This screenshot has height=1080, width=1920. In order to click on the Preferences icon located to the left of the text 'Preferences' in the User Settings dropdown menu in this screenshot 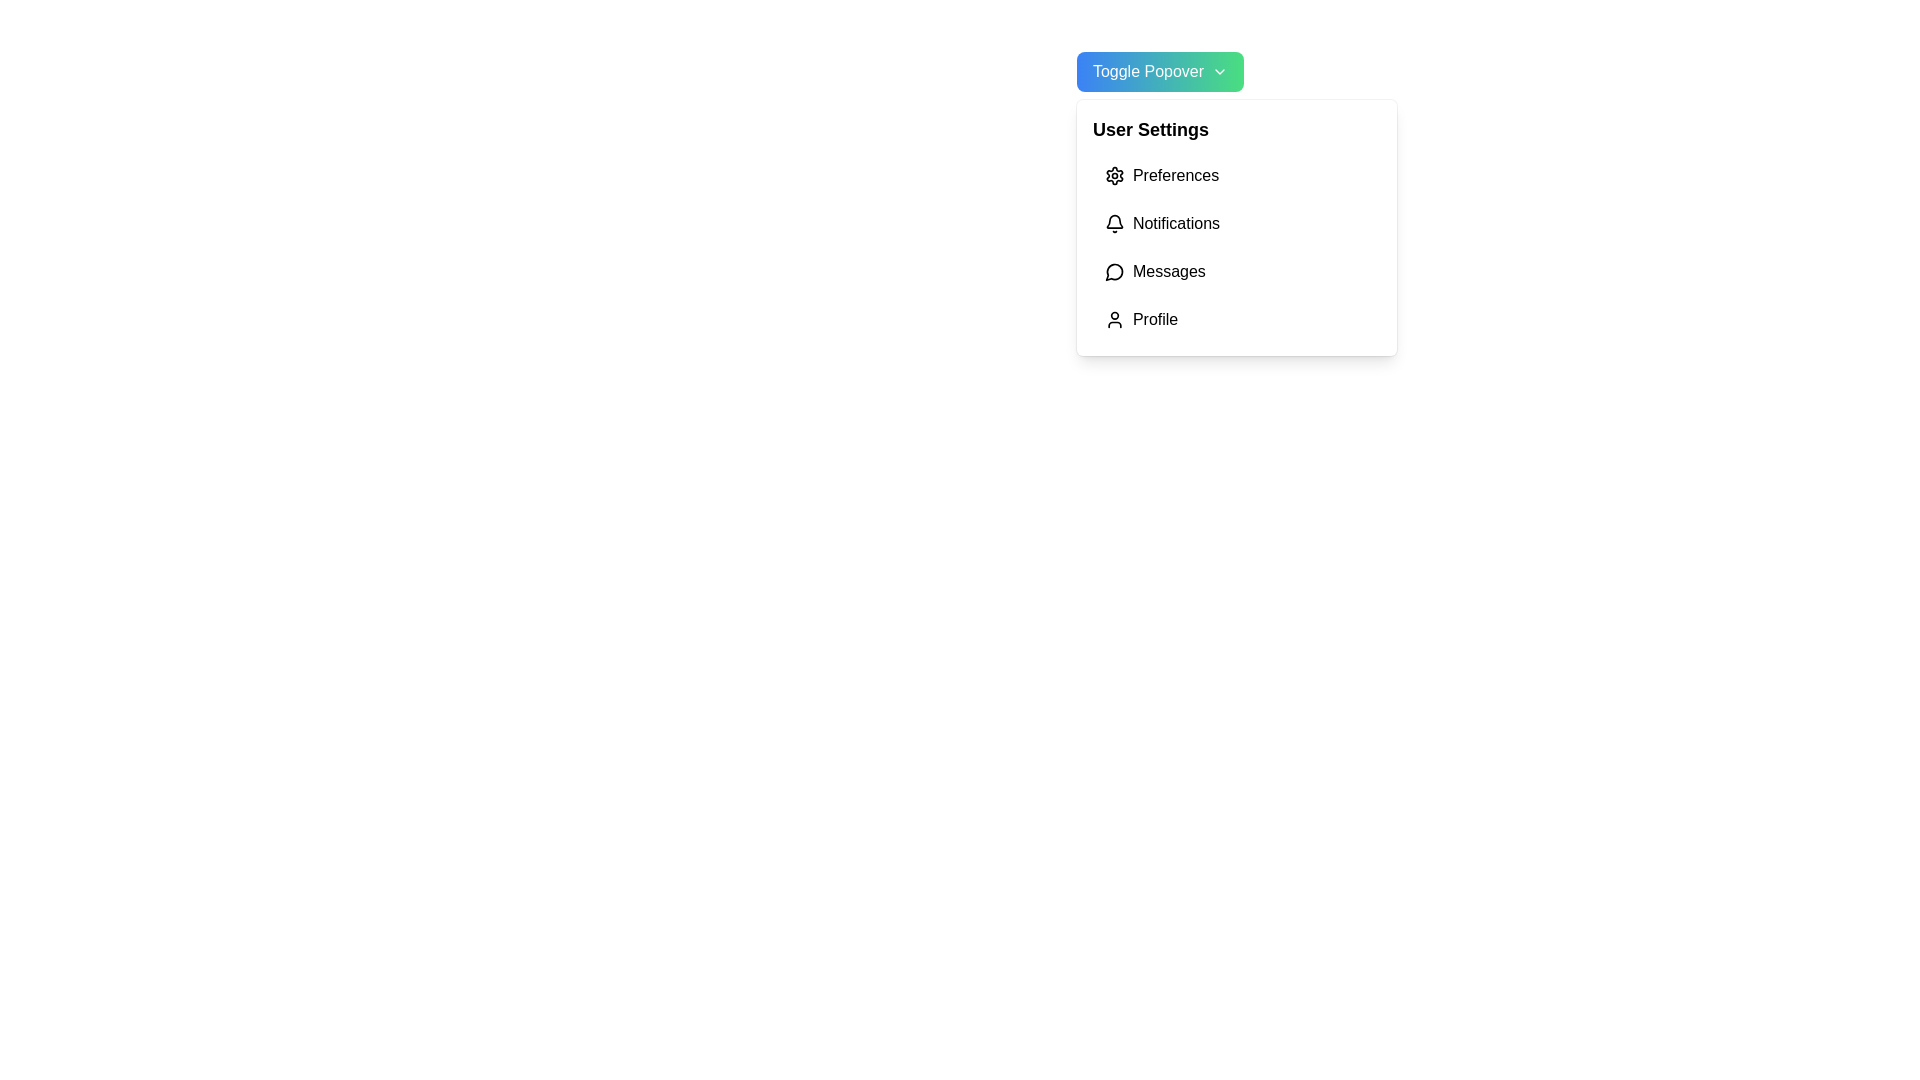, I will do `click(1113, 175)`.